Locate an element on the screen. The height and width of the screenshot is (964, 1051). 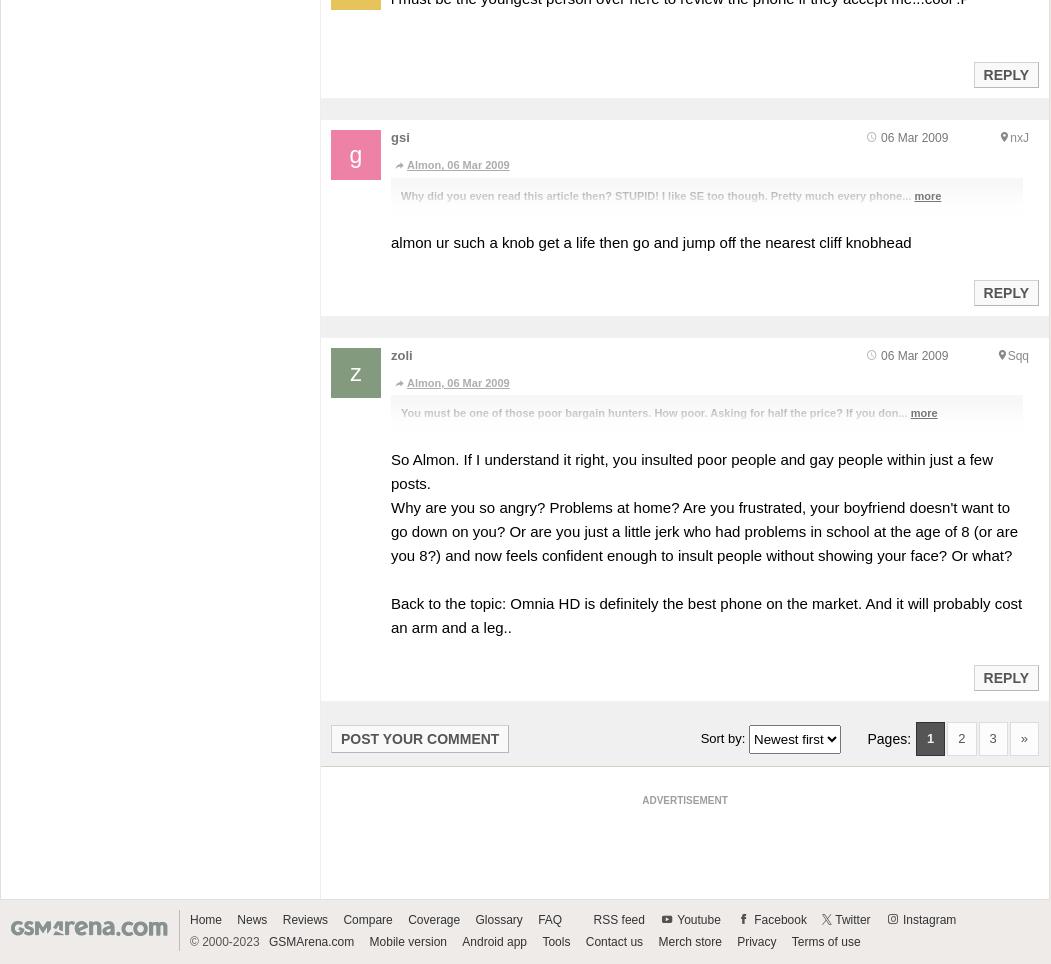
'Back to the topic: Omnia HD is definitely the best phone on the market. And it will probably cost an arm and a leg..' is located at coordinates (705, 614).